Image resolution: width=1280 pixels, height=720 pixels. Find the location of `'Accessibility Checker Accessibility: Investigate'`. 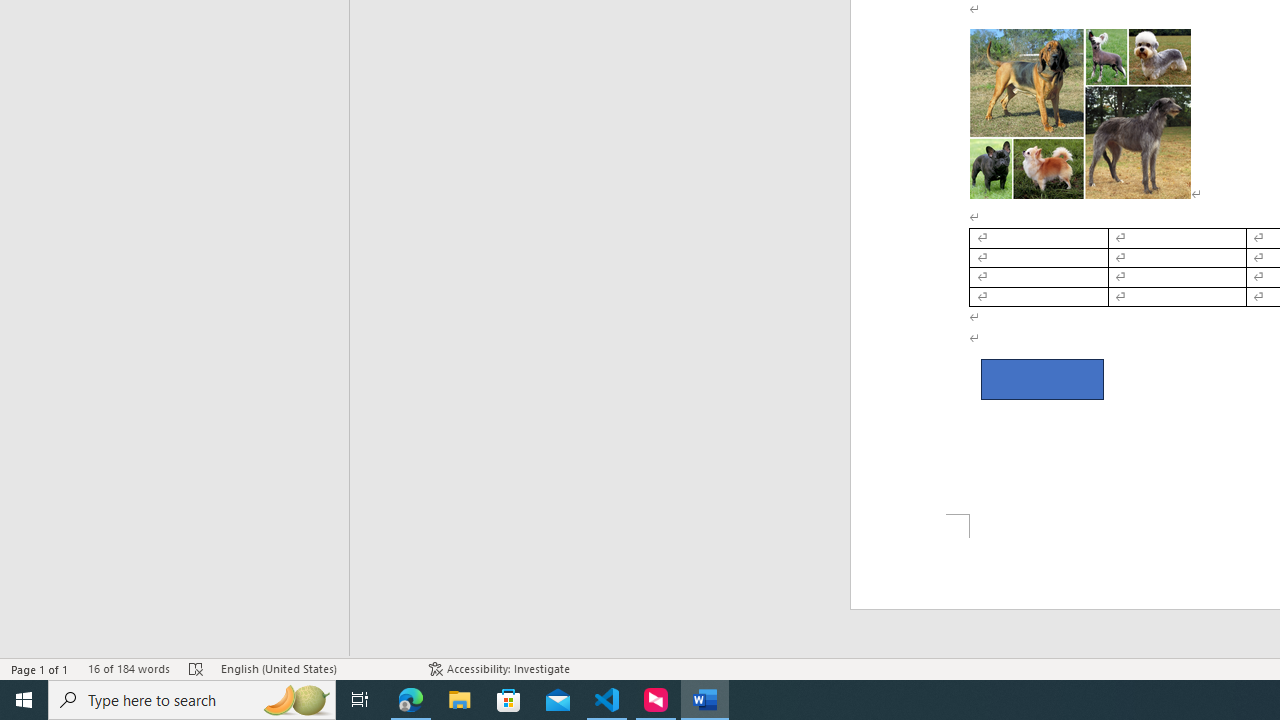

'Accessibility Checker Accessibility: Investigate' is located at coordinates (499, 669).